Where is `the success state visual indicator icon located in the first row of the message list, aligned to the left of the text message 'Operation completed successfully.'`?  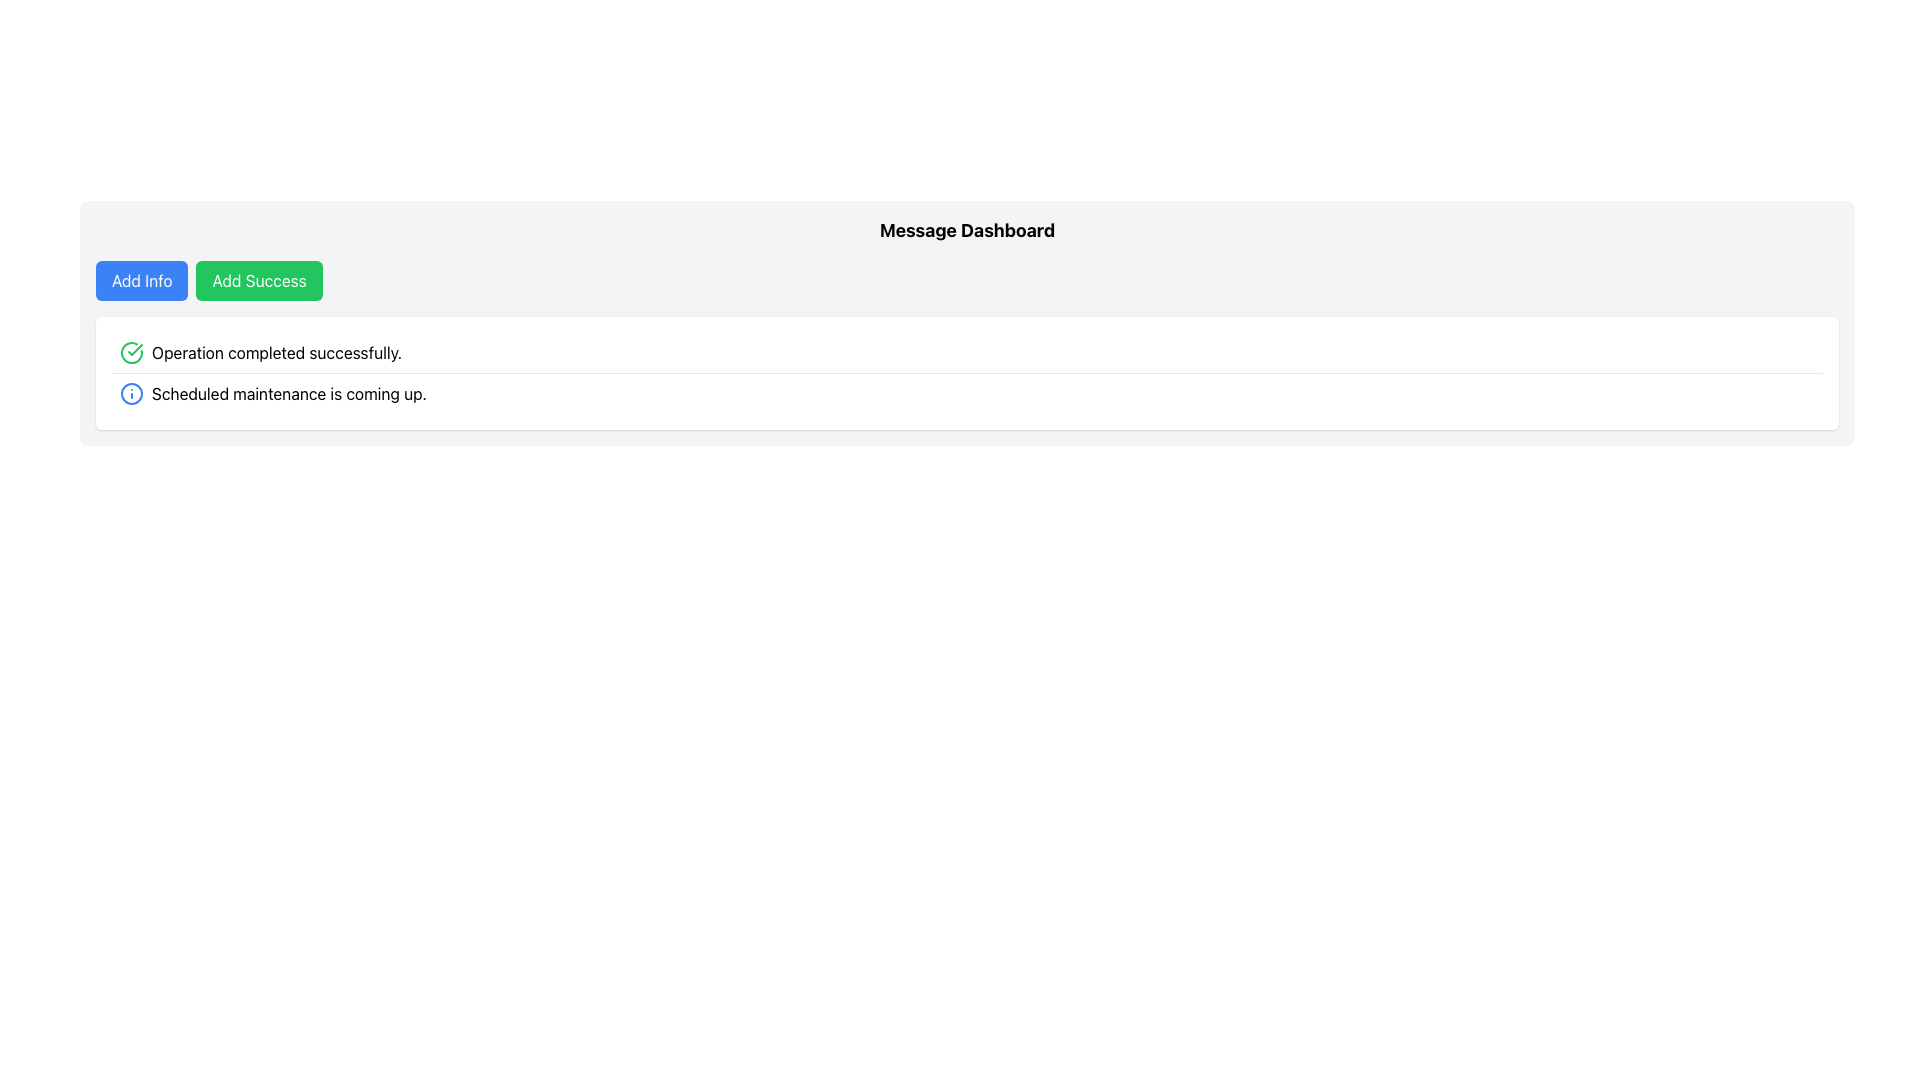
the success state visual indicator icon located in the first row of the message list, aligned to the left of the text message 'Operation completed successfully.' is located at coordinates (131, 352).